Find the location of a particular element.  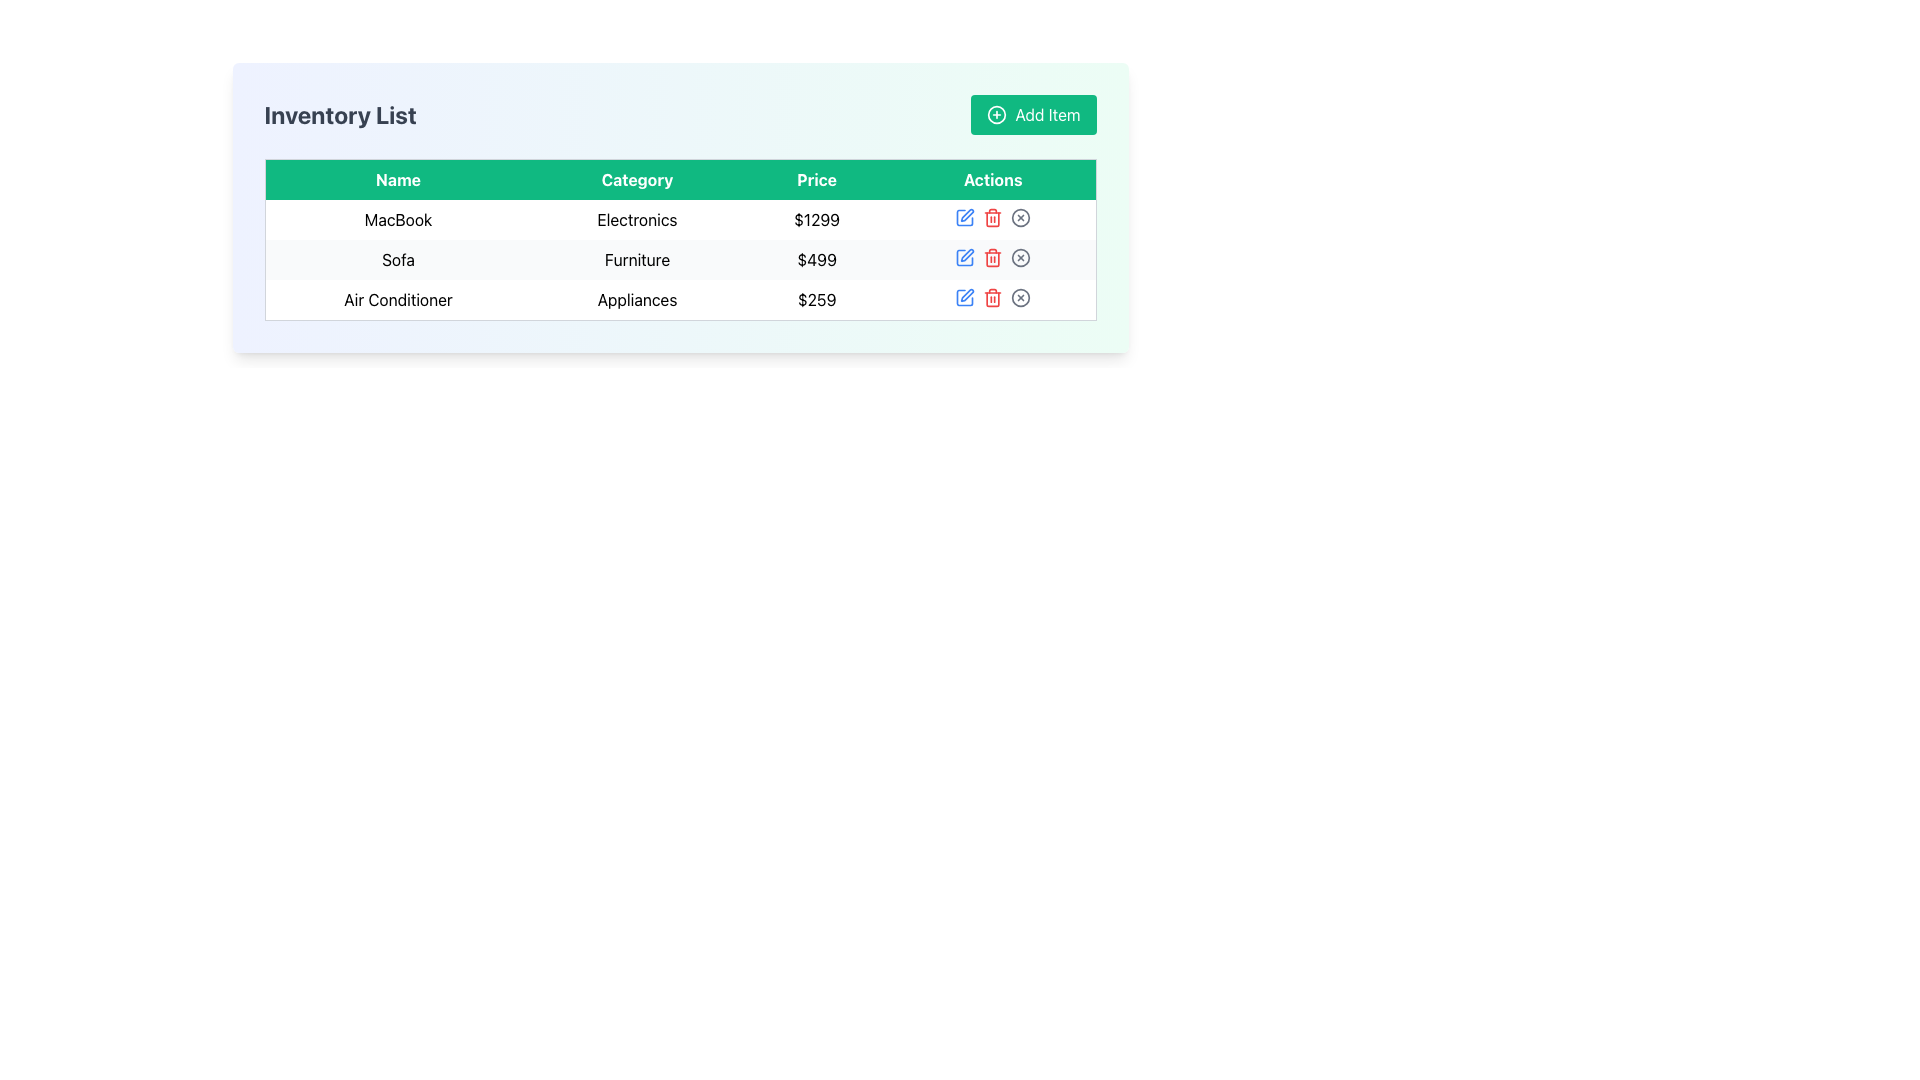

the text label that serves as a label for the button allowing users to add new items to the inventory list, located at the top-right corner of the interface is located at coordinates (1046, 115).